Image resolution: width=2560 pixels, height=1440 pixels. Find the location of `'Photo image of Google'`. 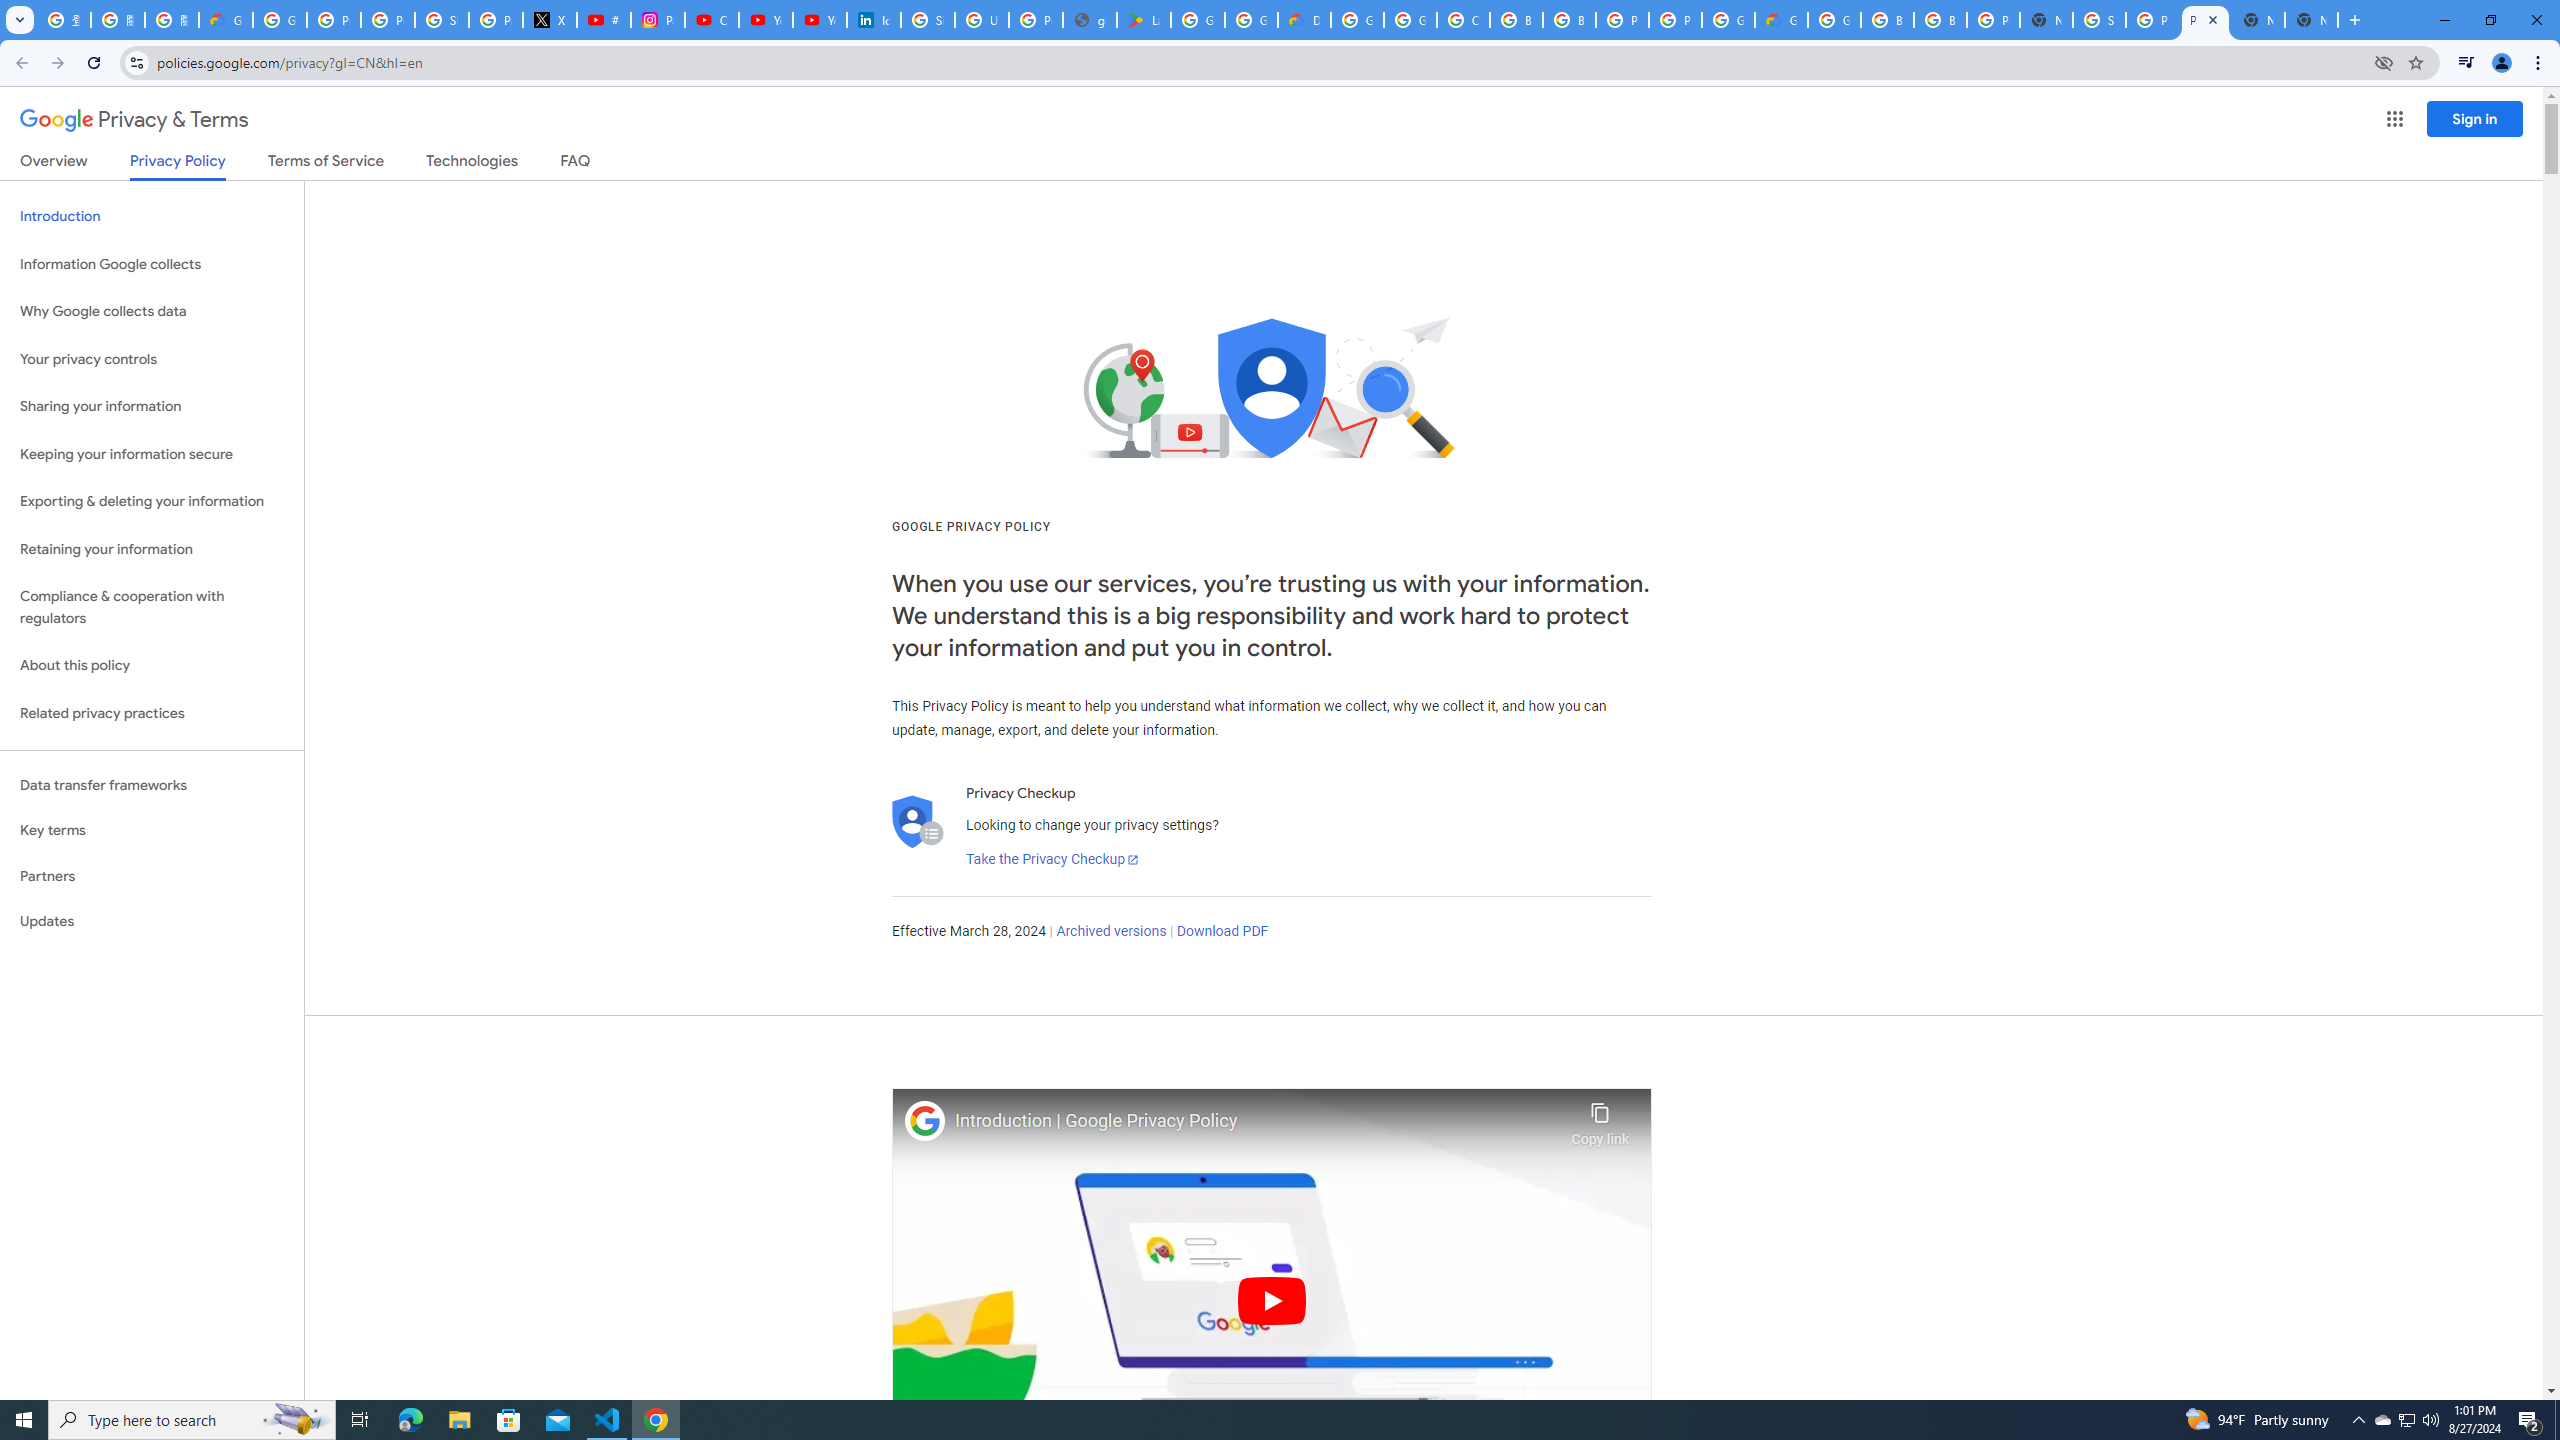

'Photo image of Google' is located at coordinates (925, 1119).